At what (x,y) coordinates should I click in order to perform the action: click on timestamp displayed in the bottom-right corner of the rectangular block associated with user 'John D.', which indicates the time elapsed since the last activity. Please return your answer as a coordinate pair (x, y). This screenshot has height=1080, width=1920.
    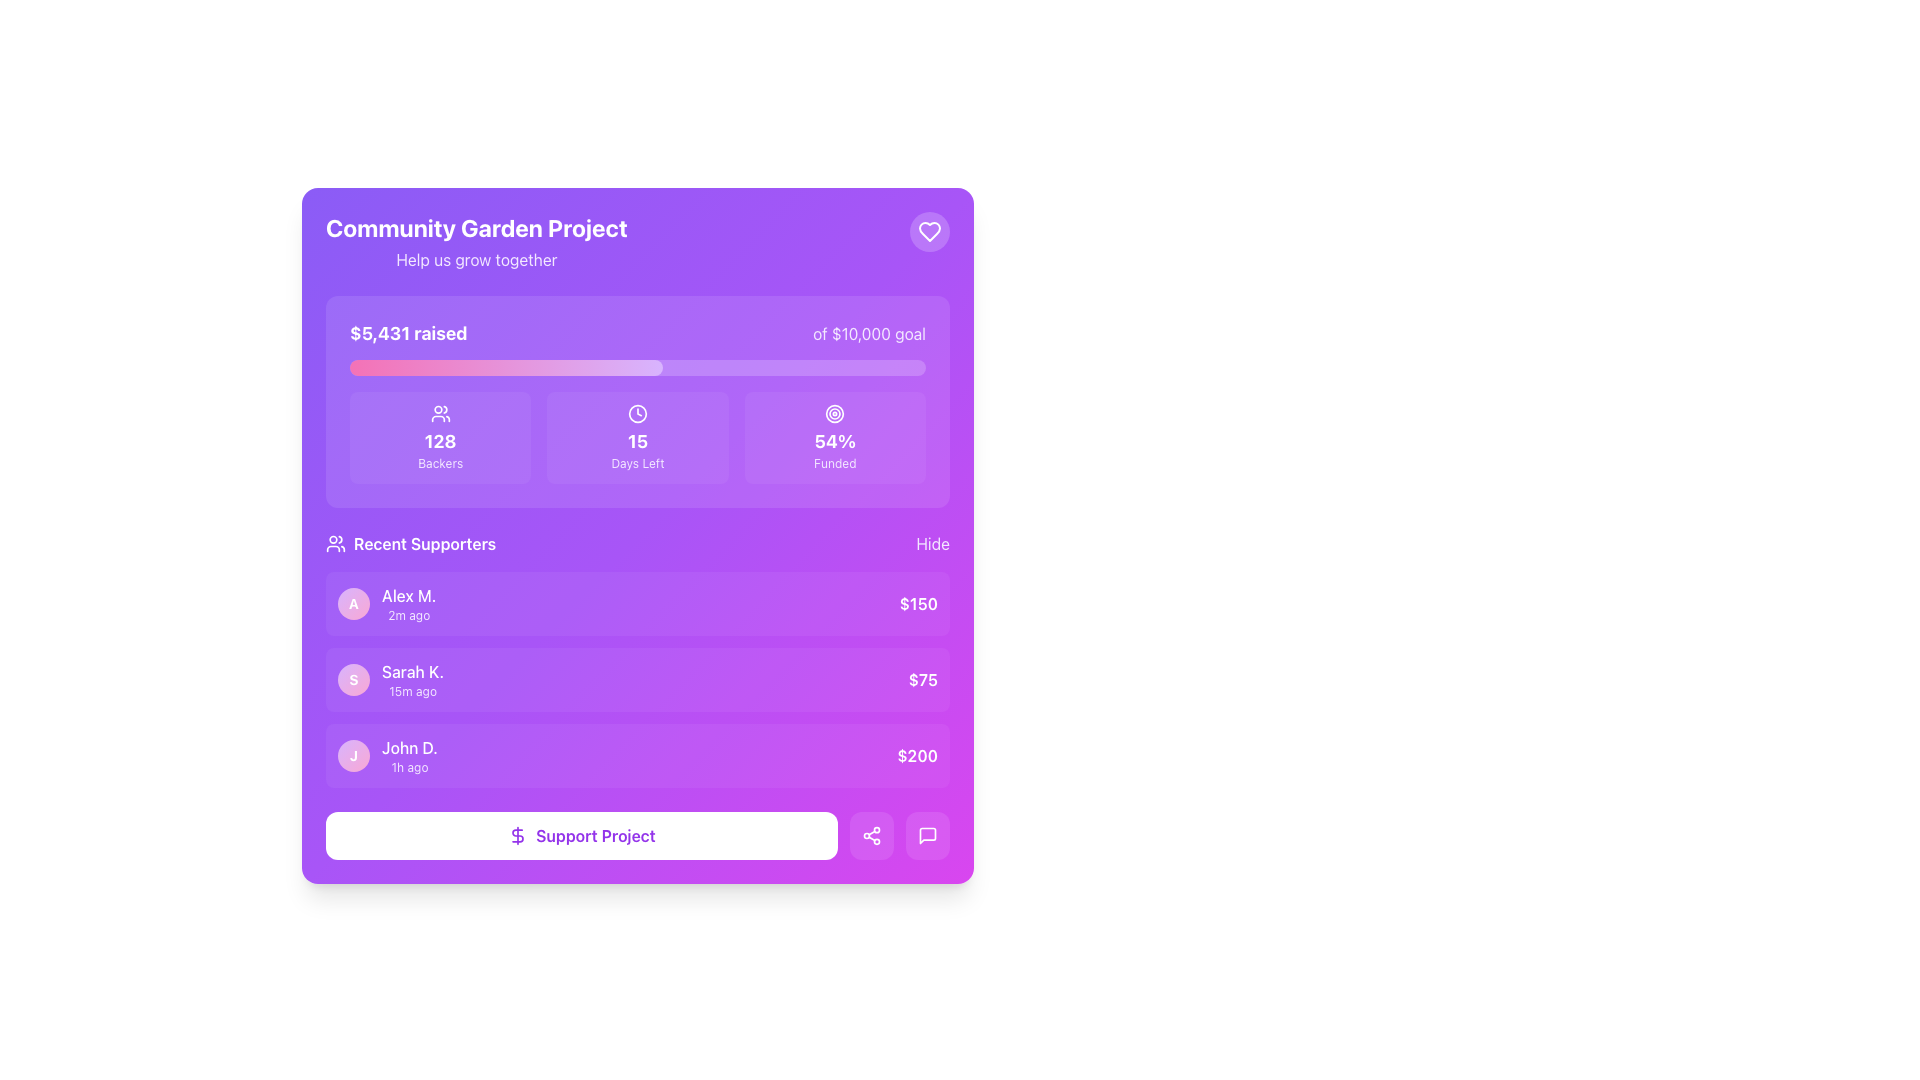
    Looking at the image, I should click on (408, 766).